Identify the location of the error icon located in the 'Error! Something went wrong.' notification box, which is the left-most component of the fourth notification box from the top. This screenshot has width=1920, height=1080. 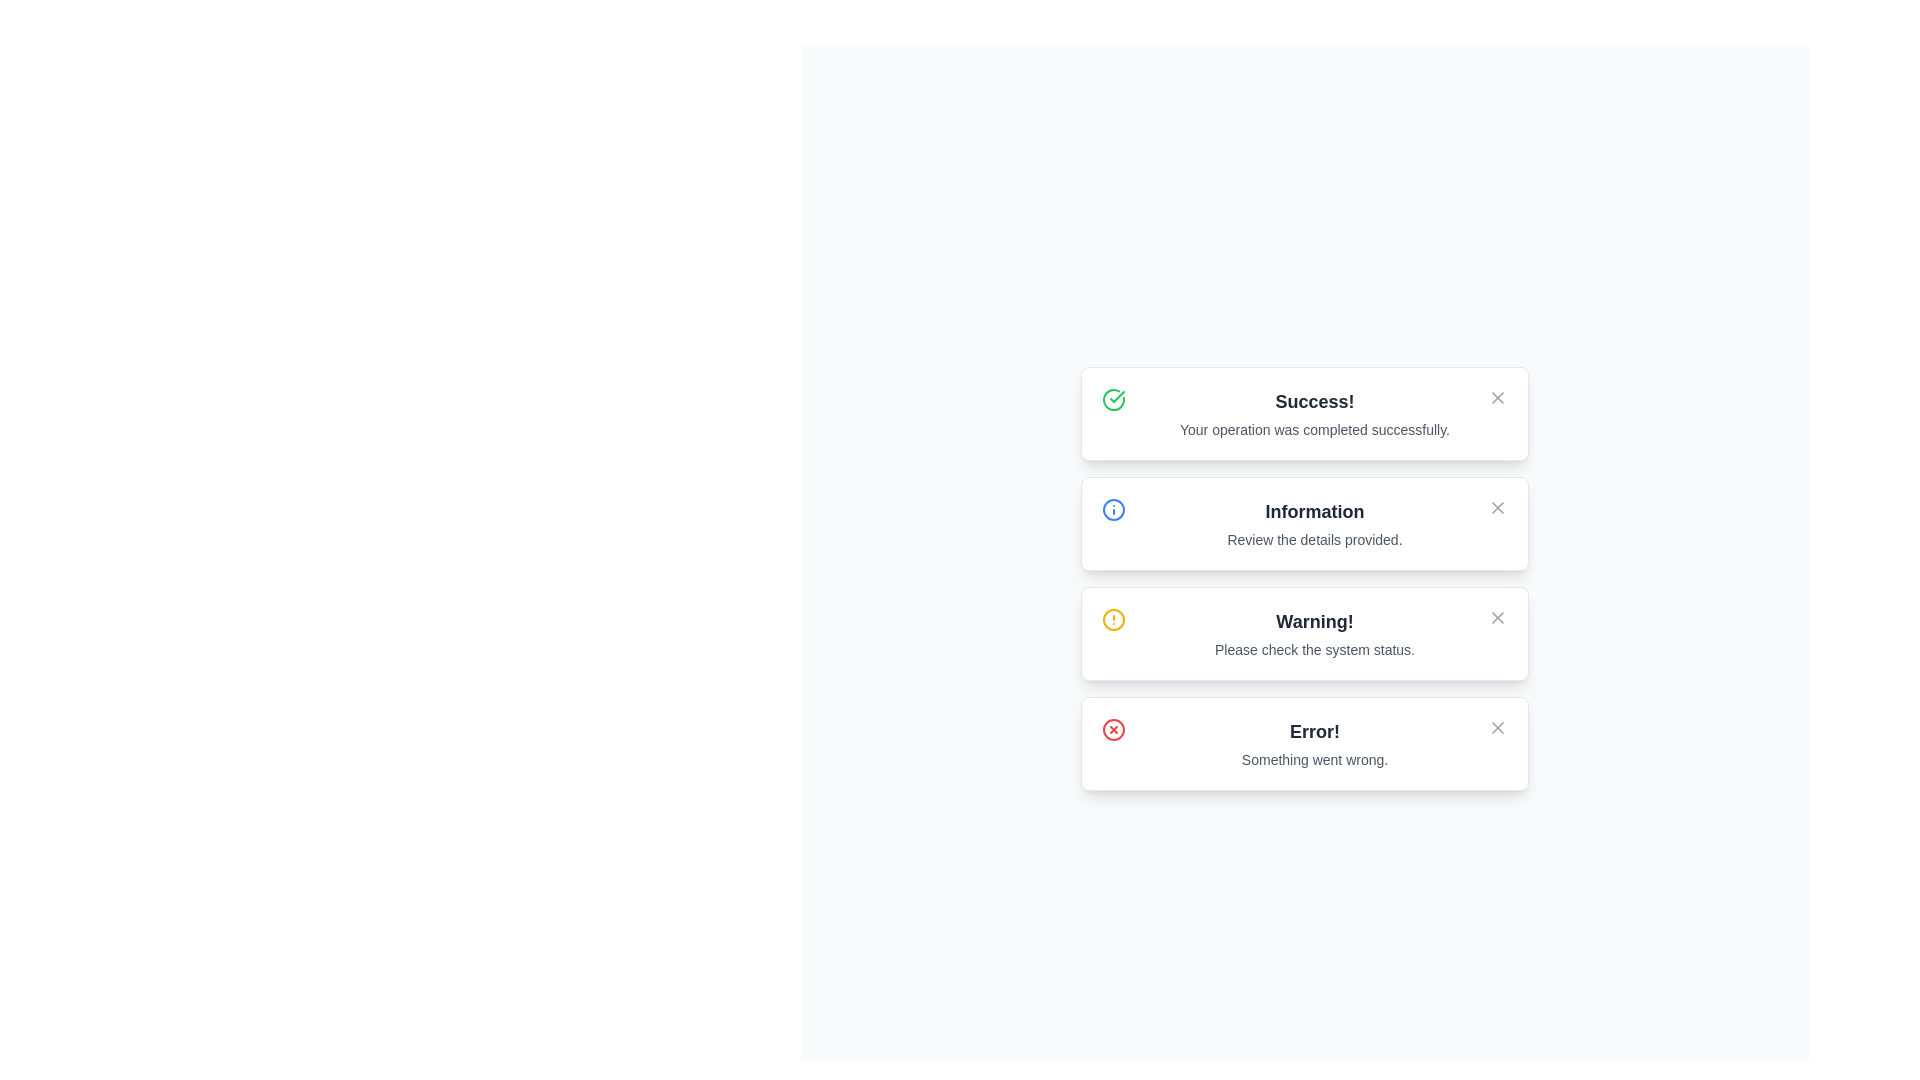
(1112, 729).